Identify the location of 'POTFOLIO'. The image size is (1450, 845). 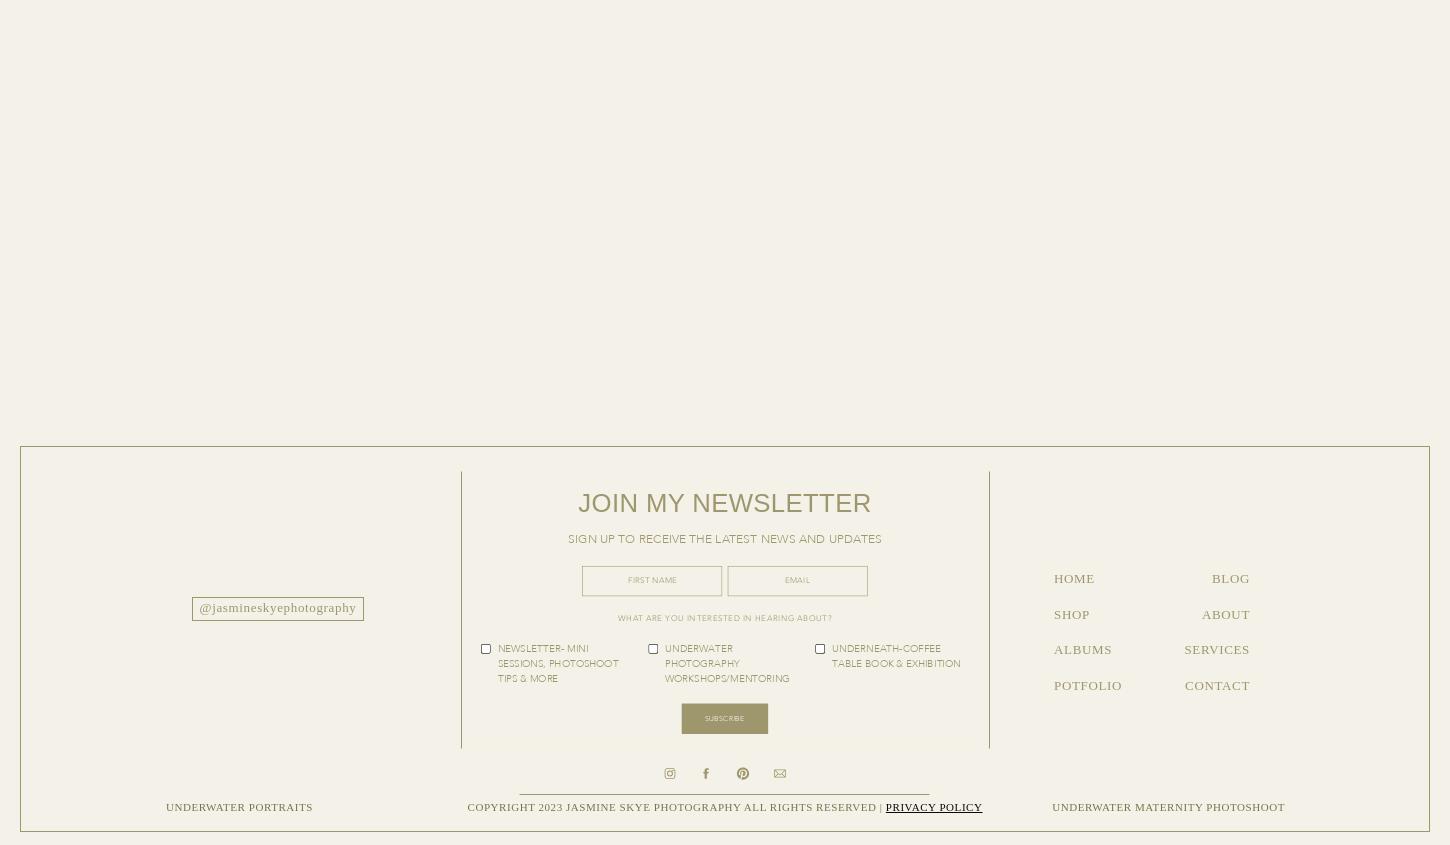
(1054, 684).